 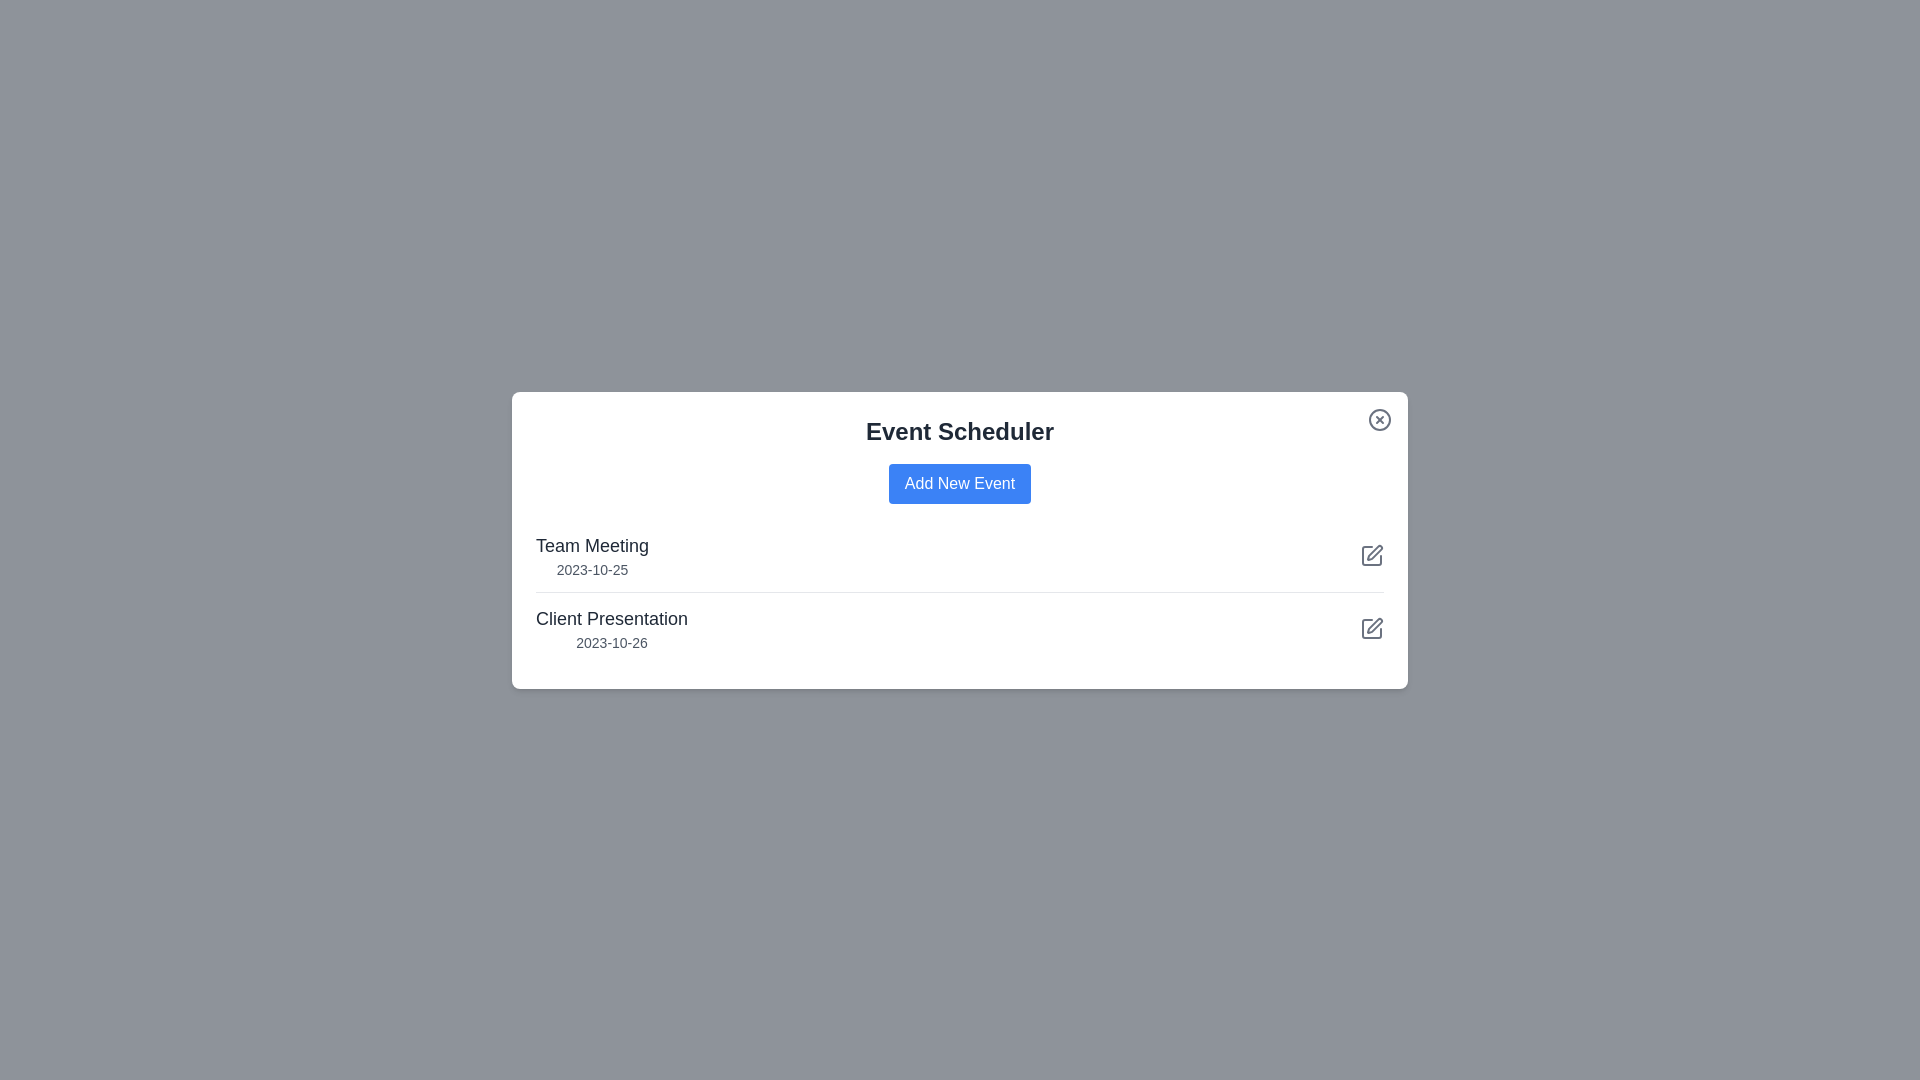 What do you see at coordinates (611, 627) in the screenshot?
I see `the composite element consisting of the bolded label 'Client Presentation' and the smaller date '2023-10-26' located in the white section towards the bottom of the interface` at bounding box center [611, 627].